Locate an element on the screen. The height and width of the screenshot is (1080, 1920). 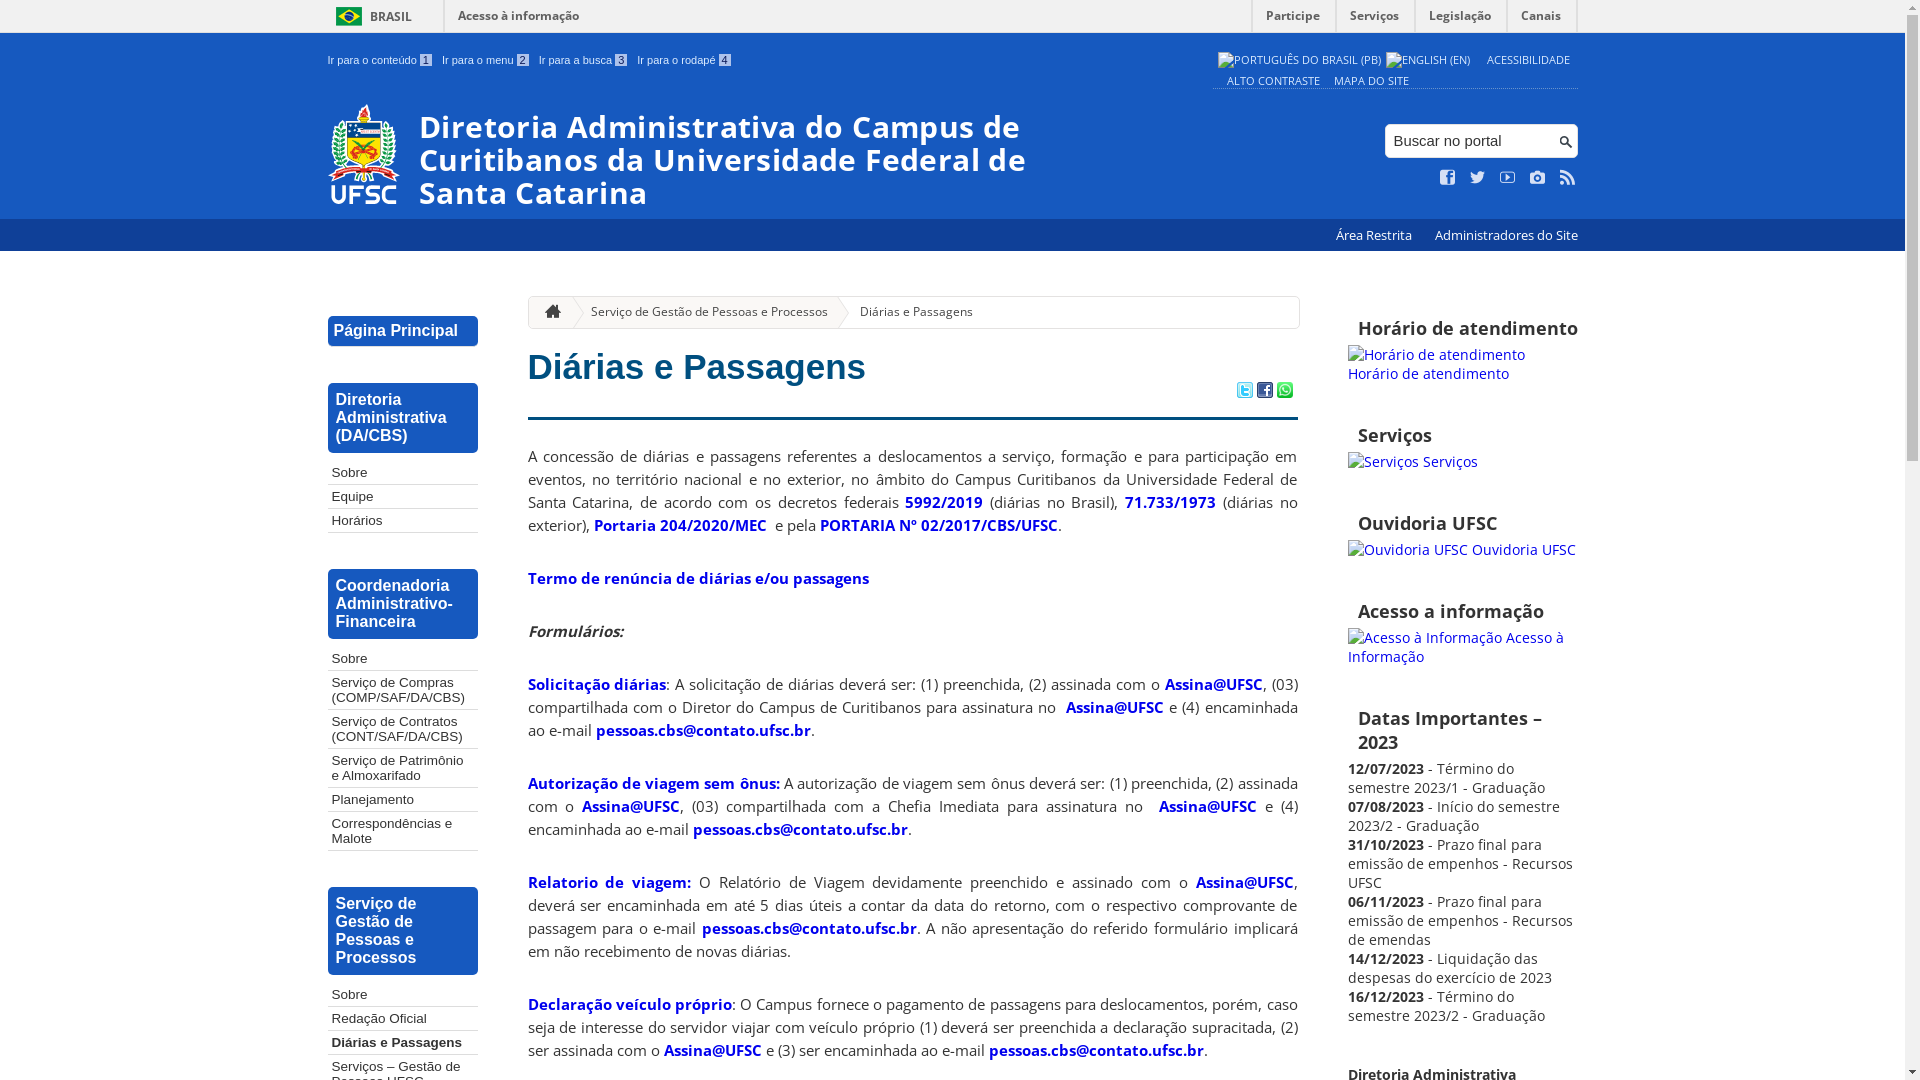
'Relatorio de viagem:' is located at coordinates (608, 881).